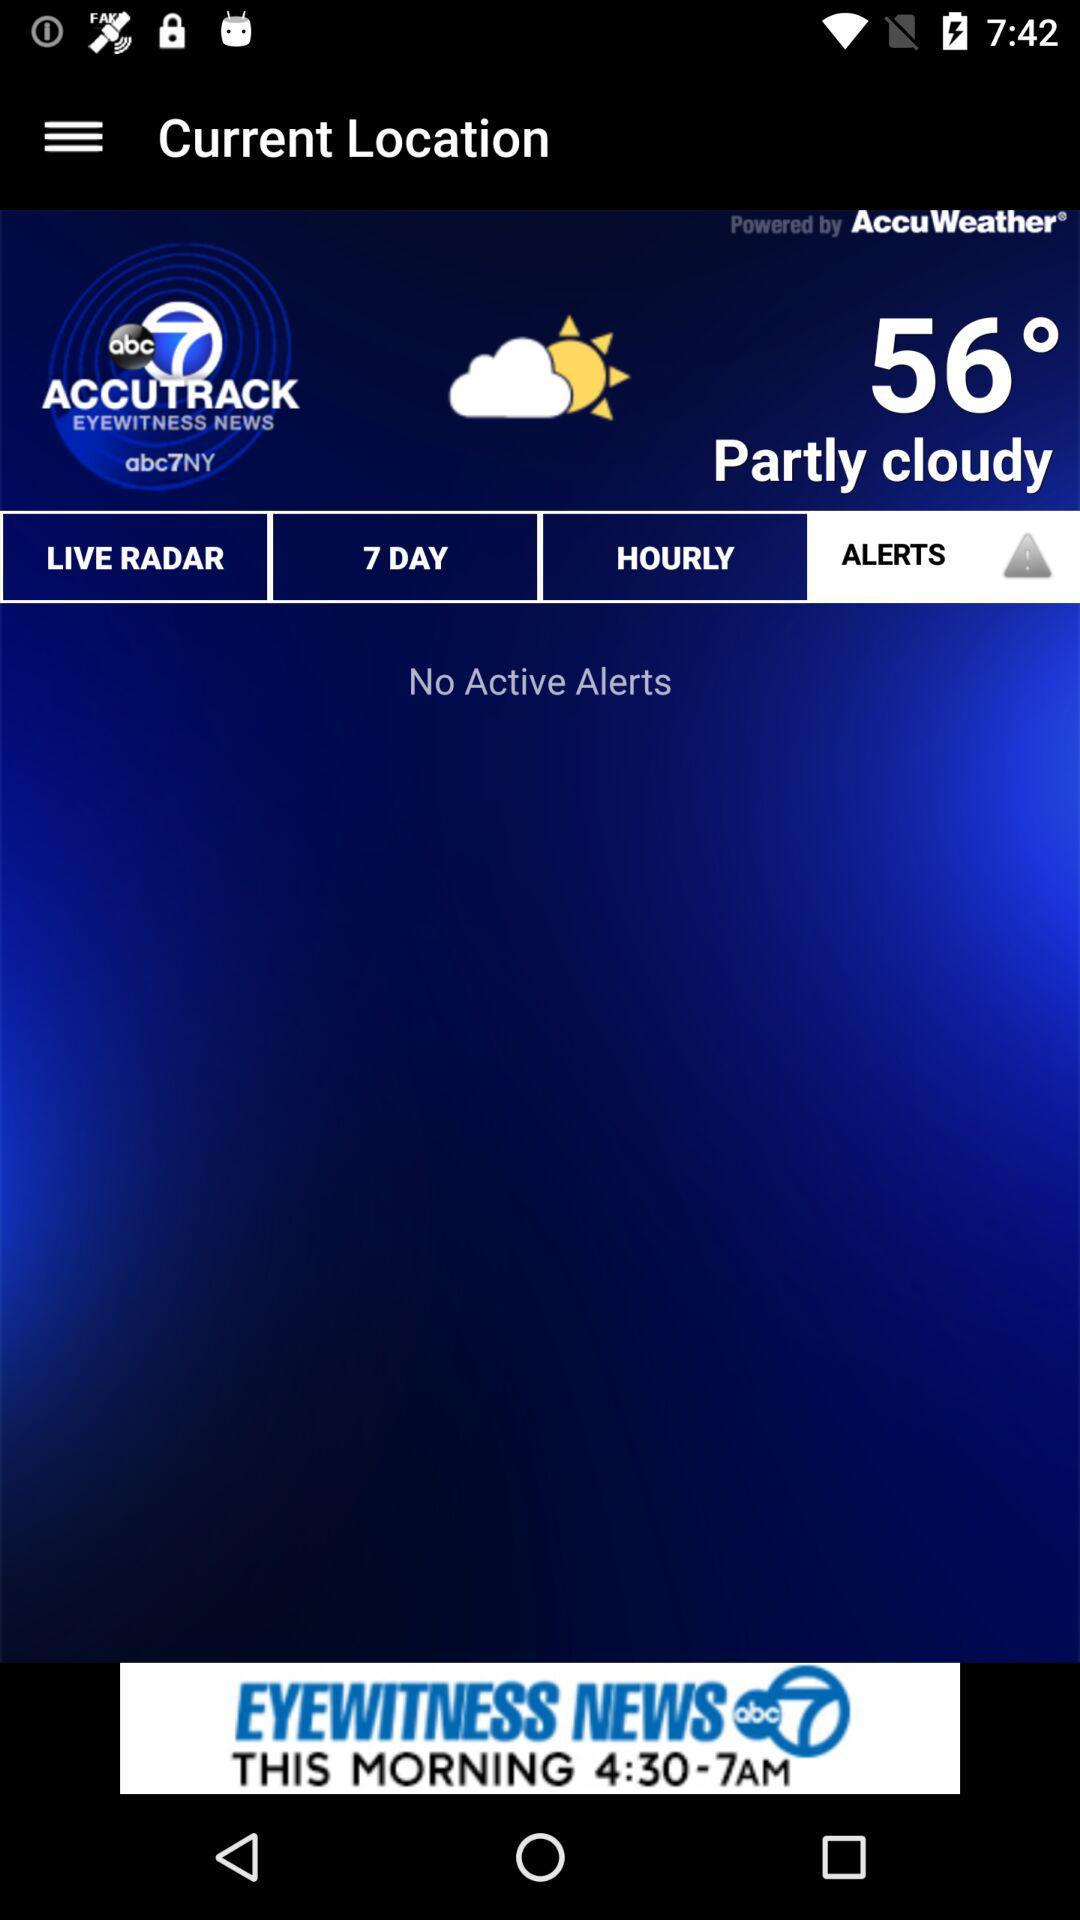 The width and height of the screenshot is (1080, 1920). Describe the element at coordinates (72, 135) in the screenshot. I see `the menu icon` at that location.